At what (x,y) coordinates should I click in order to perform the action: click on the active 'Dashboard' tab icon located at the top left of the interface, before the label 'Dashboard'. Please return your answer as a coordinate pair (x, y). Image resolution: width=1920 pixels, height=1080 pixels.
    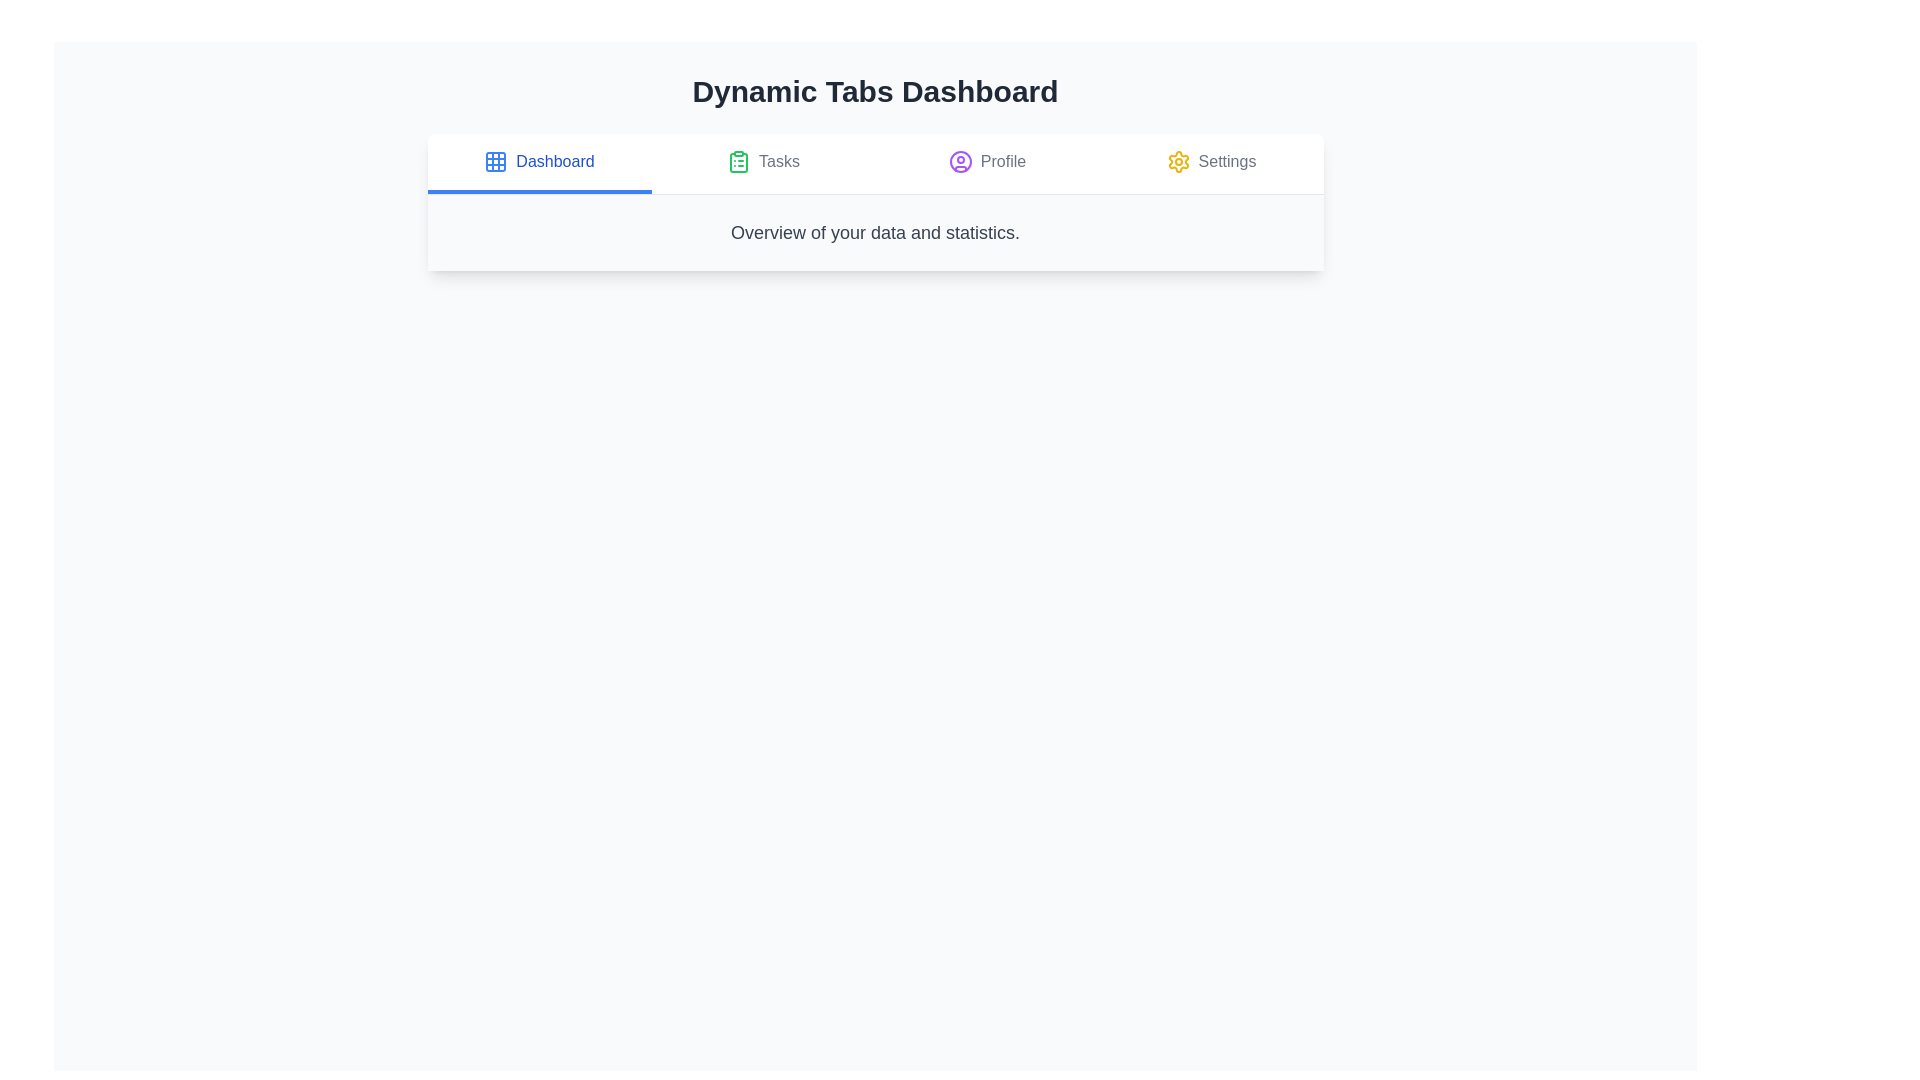
    Looking at the image, I should click on (496, 161).